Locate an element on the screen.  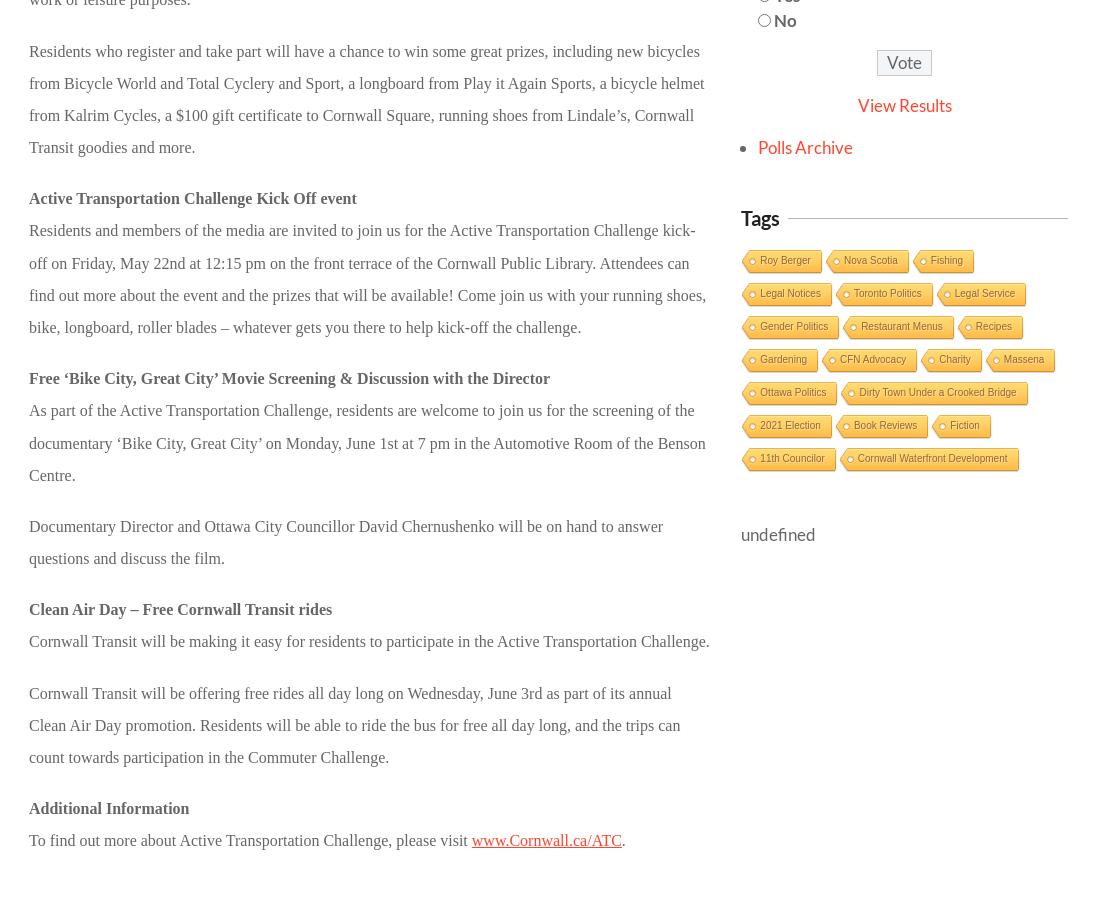
'Dirty Town Under a Crooked Bridge' is located at coordinates (937, 391).